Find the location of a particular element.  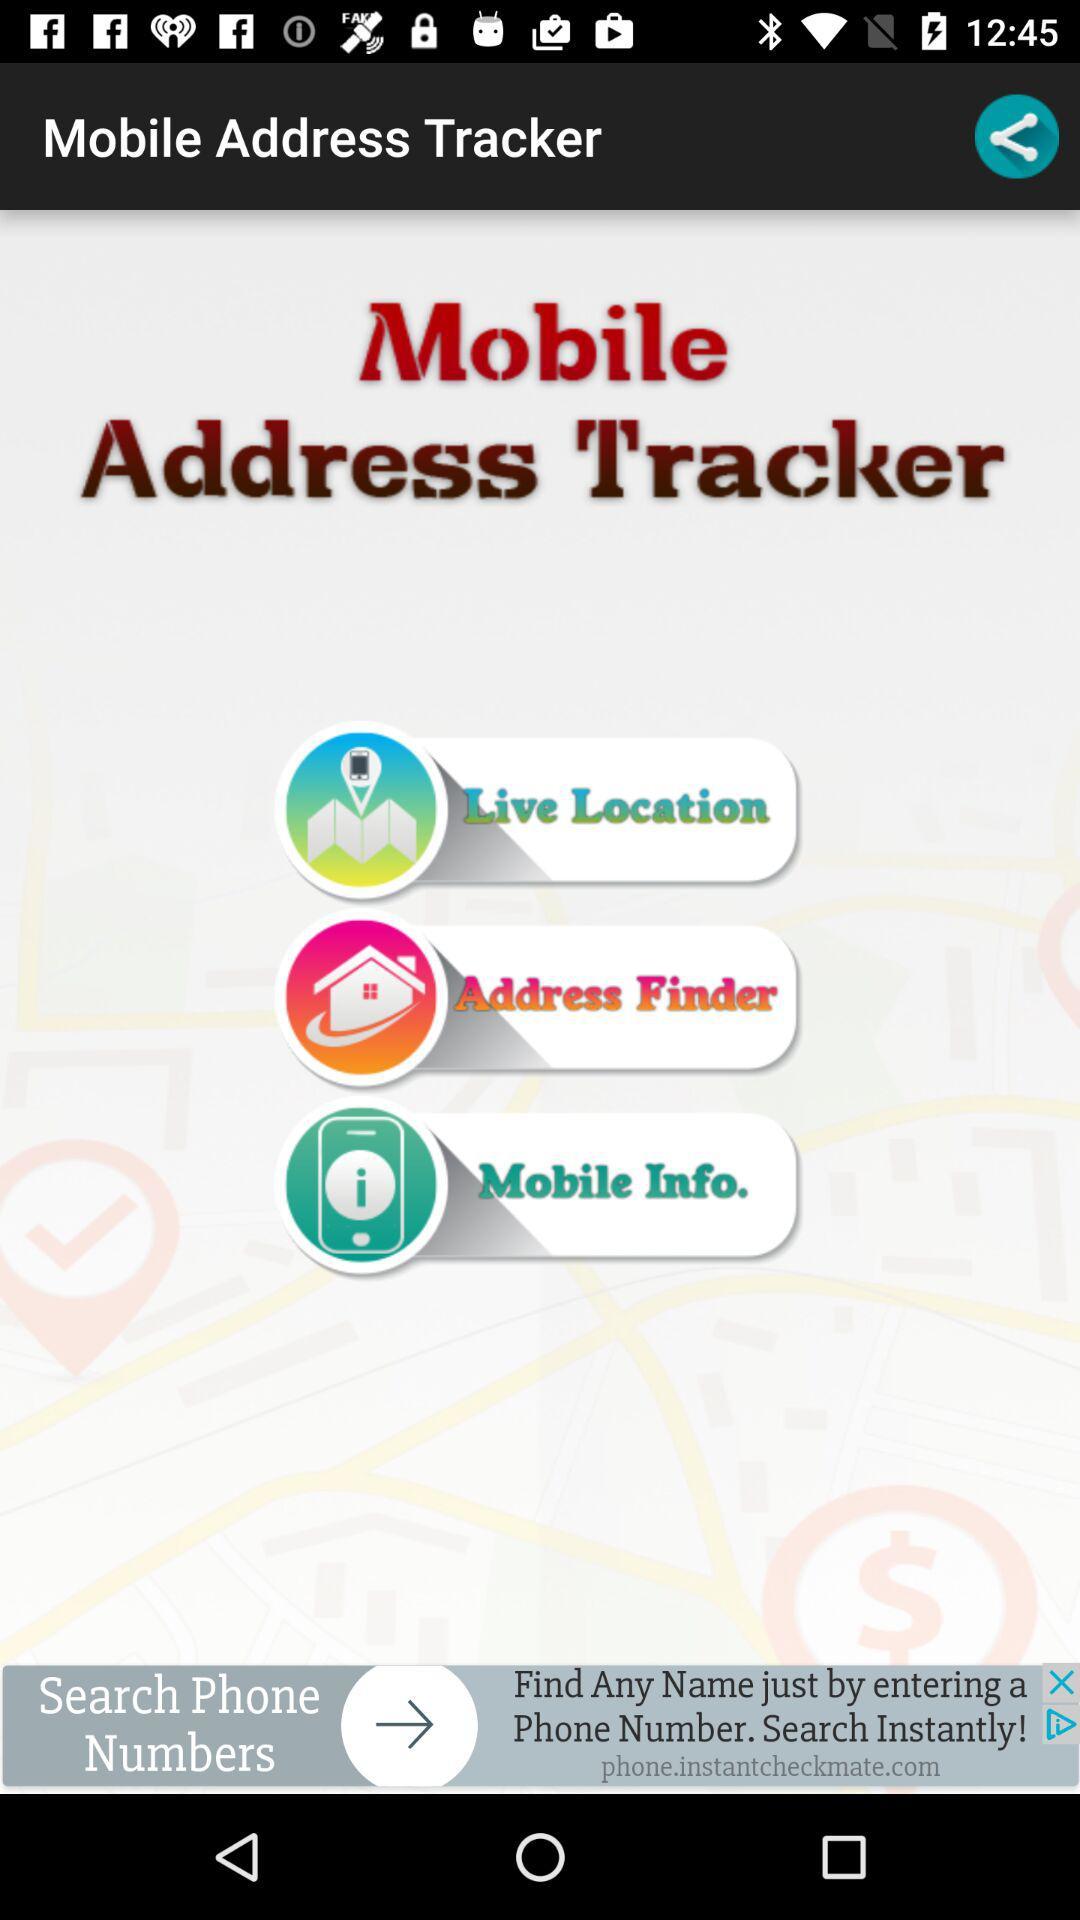

item is located at coordinates (538, 1002).